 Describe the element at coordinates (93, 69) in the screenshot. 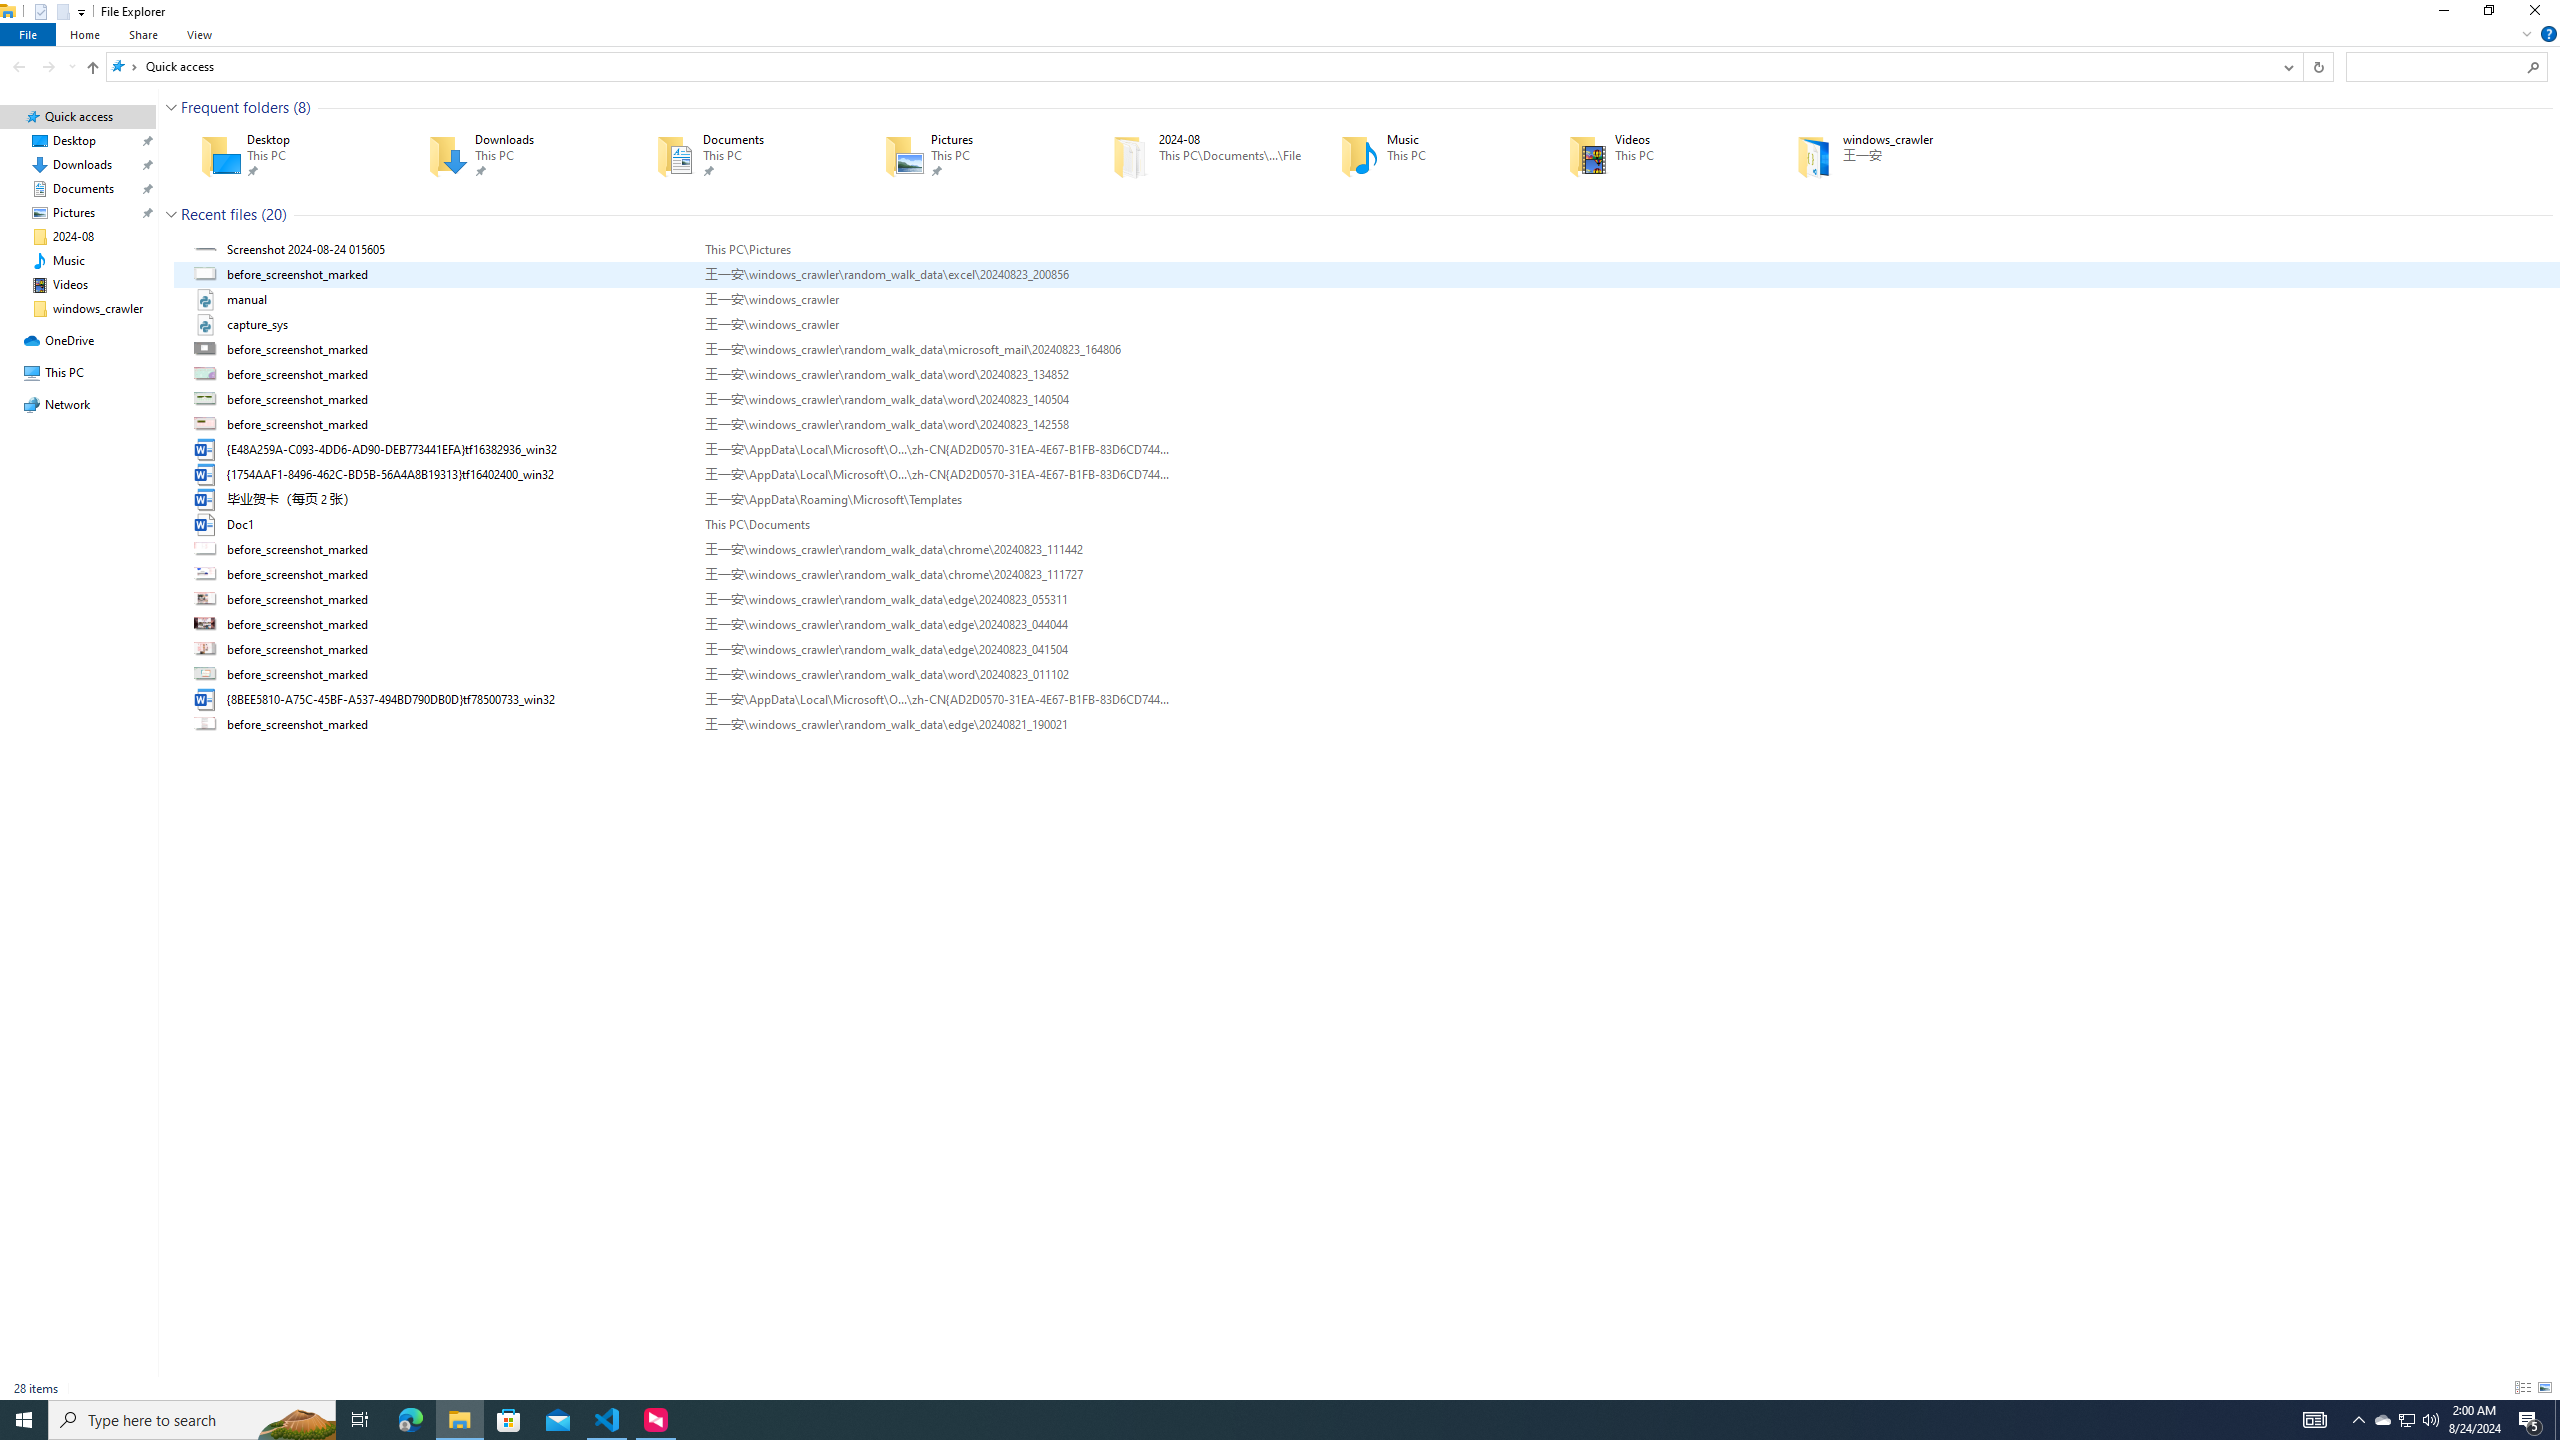

I see `'Up band toolbar'` at that location.